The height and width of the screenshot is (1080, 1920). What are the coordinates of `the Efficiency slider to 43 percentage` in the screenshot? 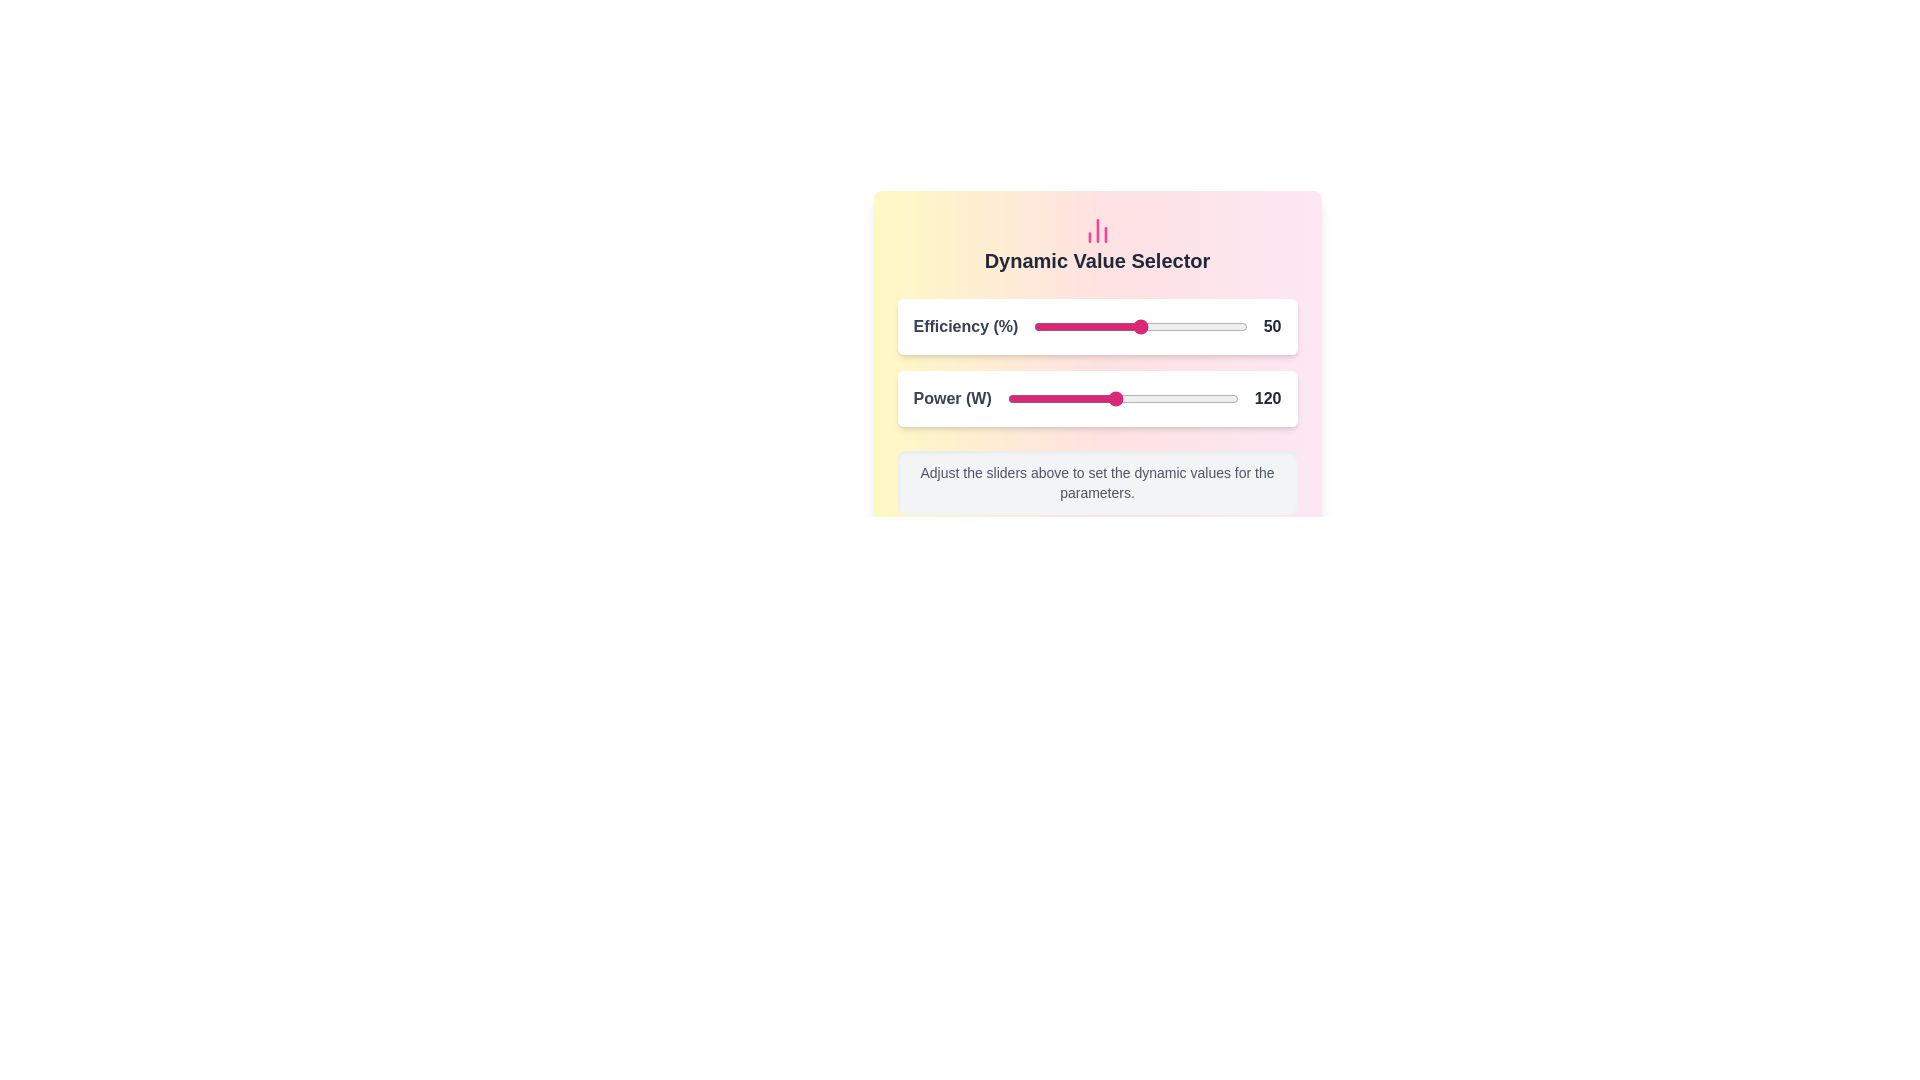 It's located at (1126, 326).